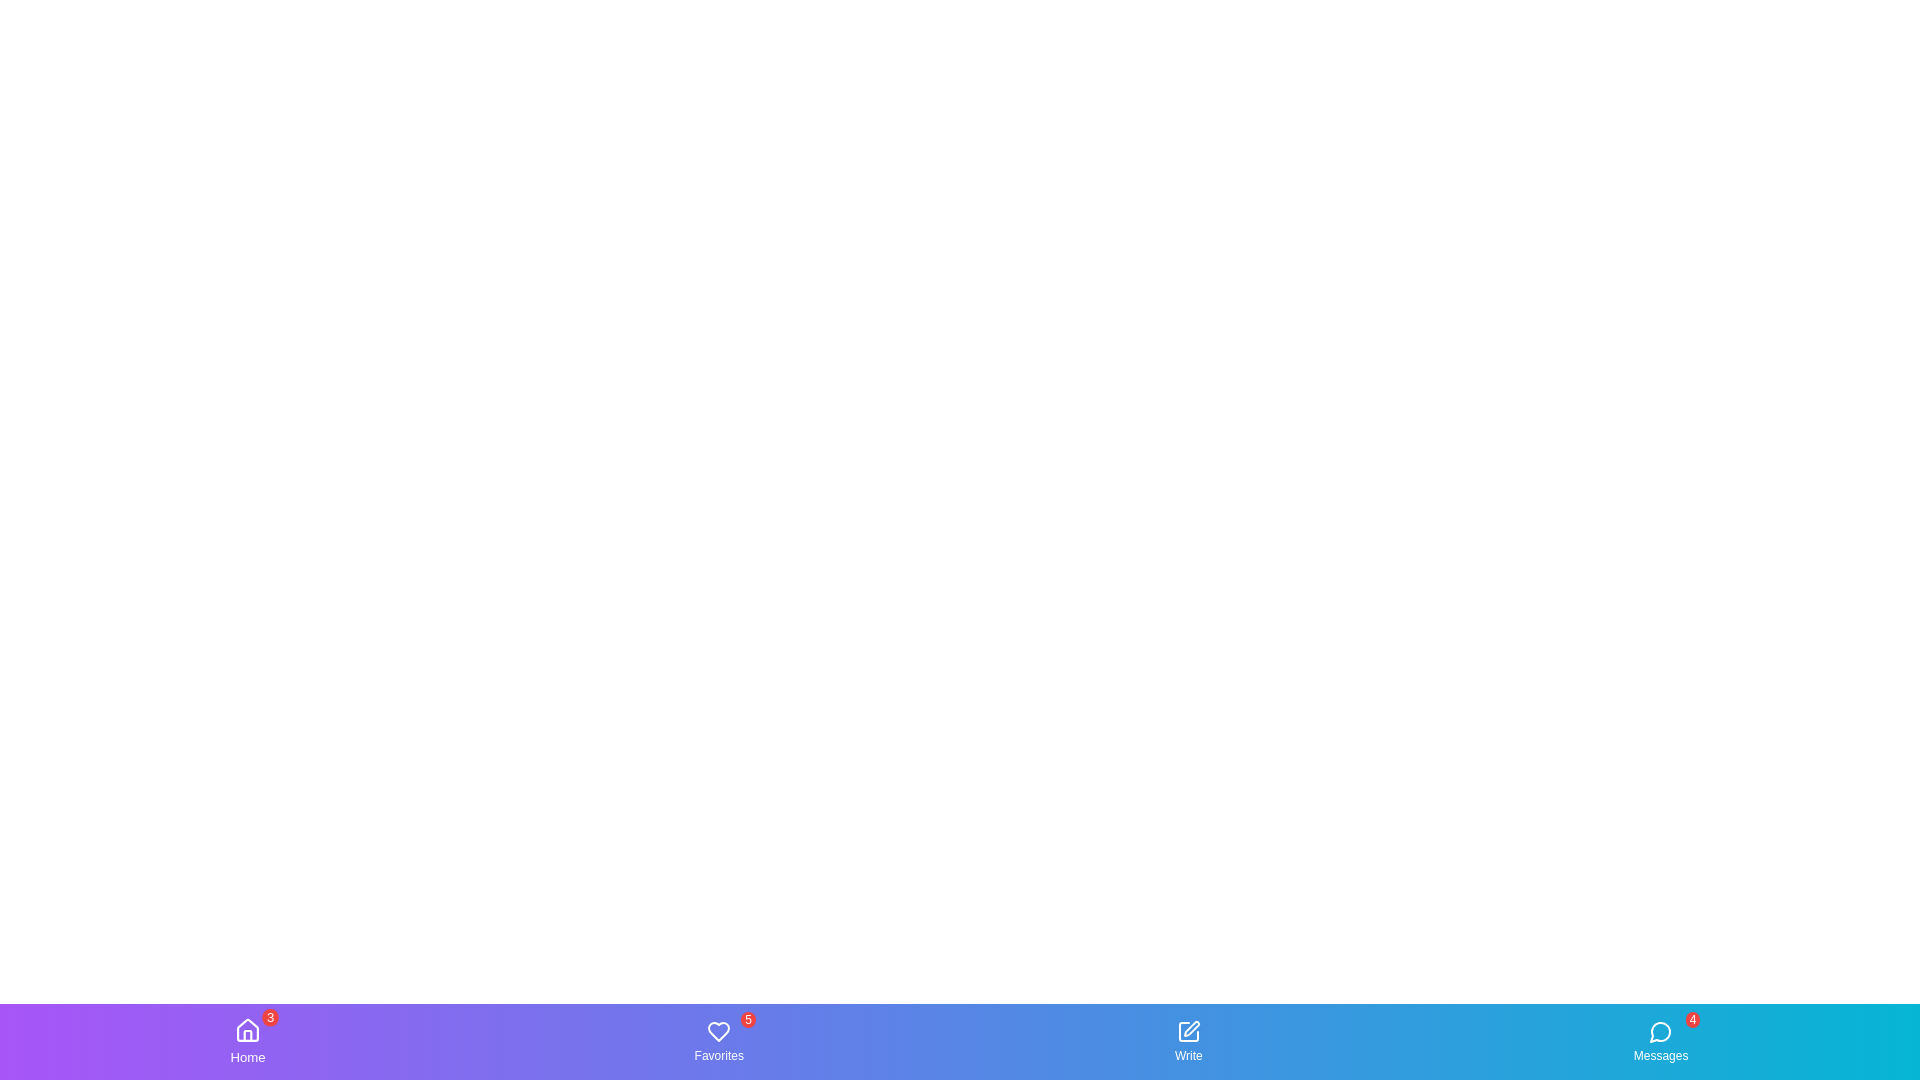  What do you see at coordinates (1661, 1040) in the screenshot?
I see `the tab labeled Messages` at bounding box center [1661, 1040].